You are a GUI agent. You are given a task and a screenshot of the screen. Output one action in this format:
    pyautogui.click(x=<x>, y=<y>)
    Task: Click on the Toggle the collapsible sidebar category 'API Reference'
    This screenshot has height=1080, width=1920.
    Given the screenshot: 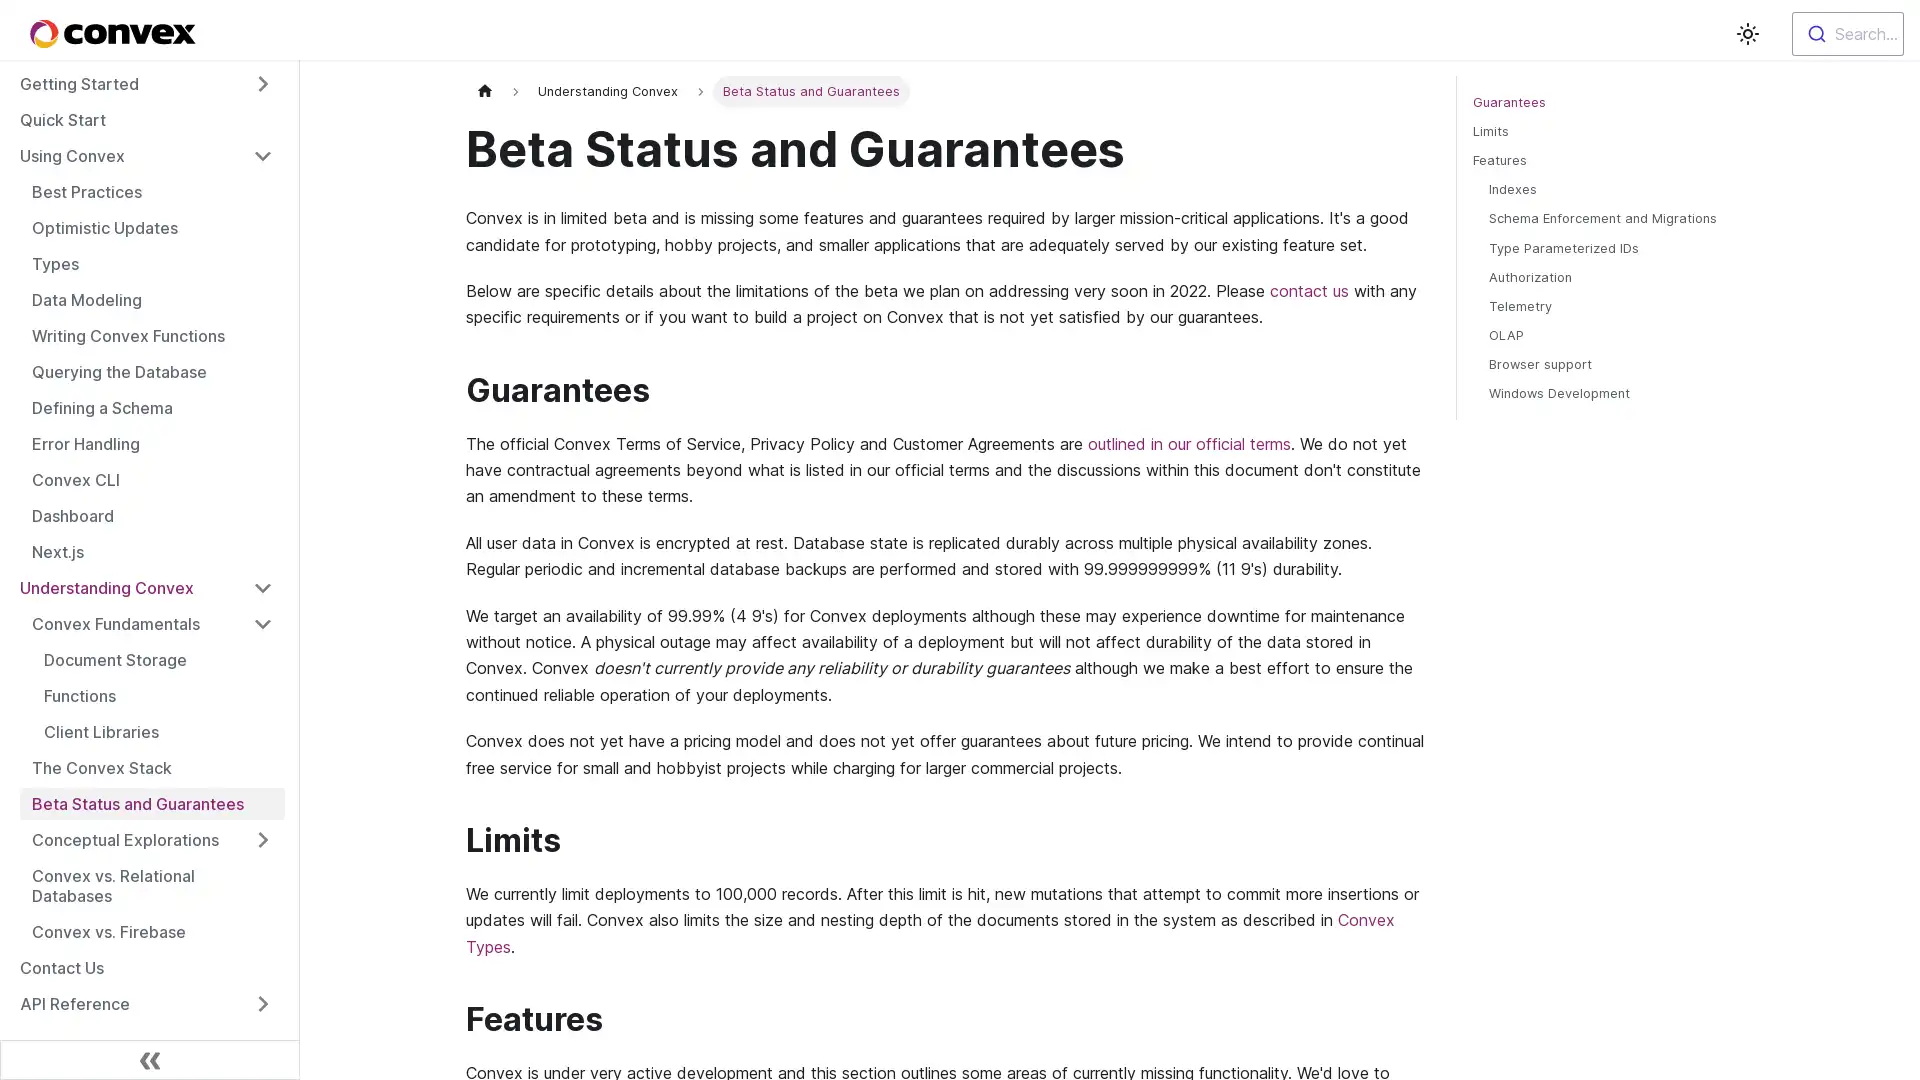 What is the action you would take?
    pyautogui.click(x=262, y=1003)
    